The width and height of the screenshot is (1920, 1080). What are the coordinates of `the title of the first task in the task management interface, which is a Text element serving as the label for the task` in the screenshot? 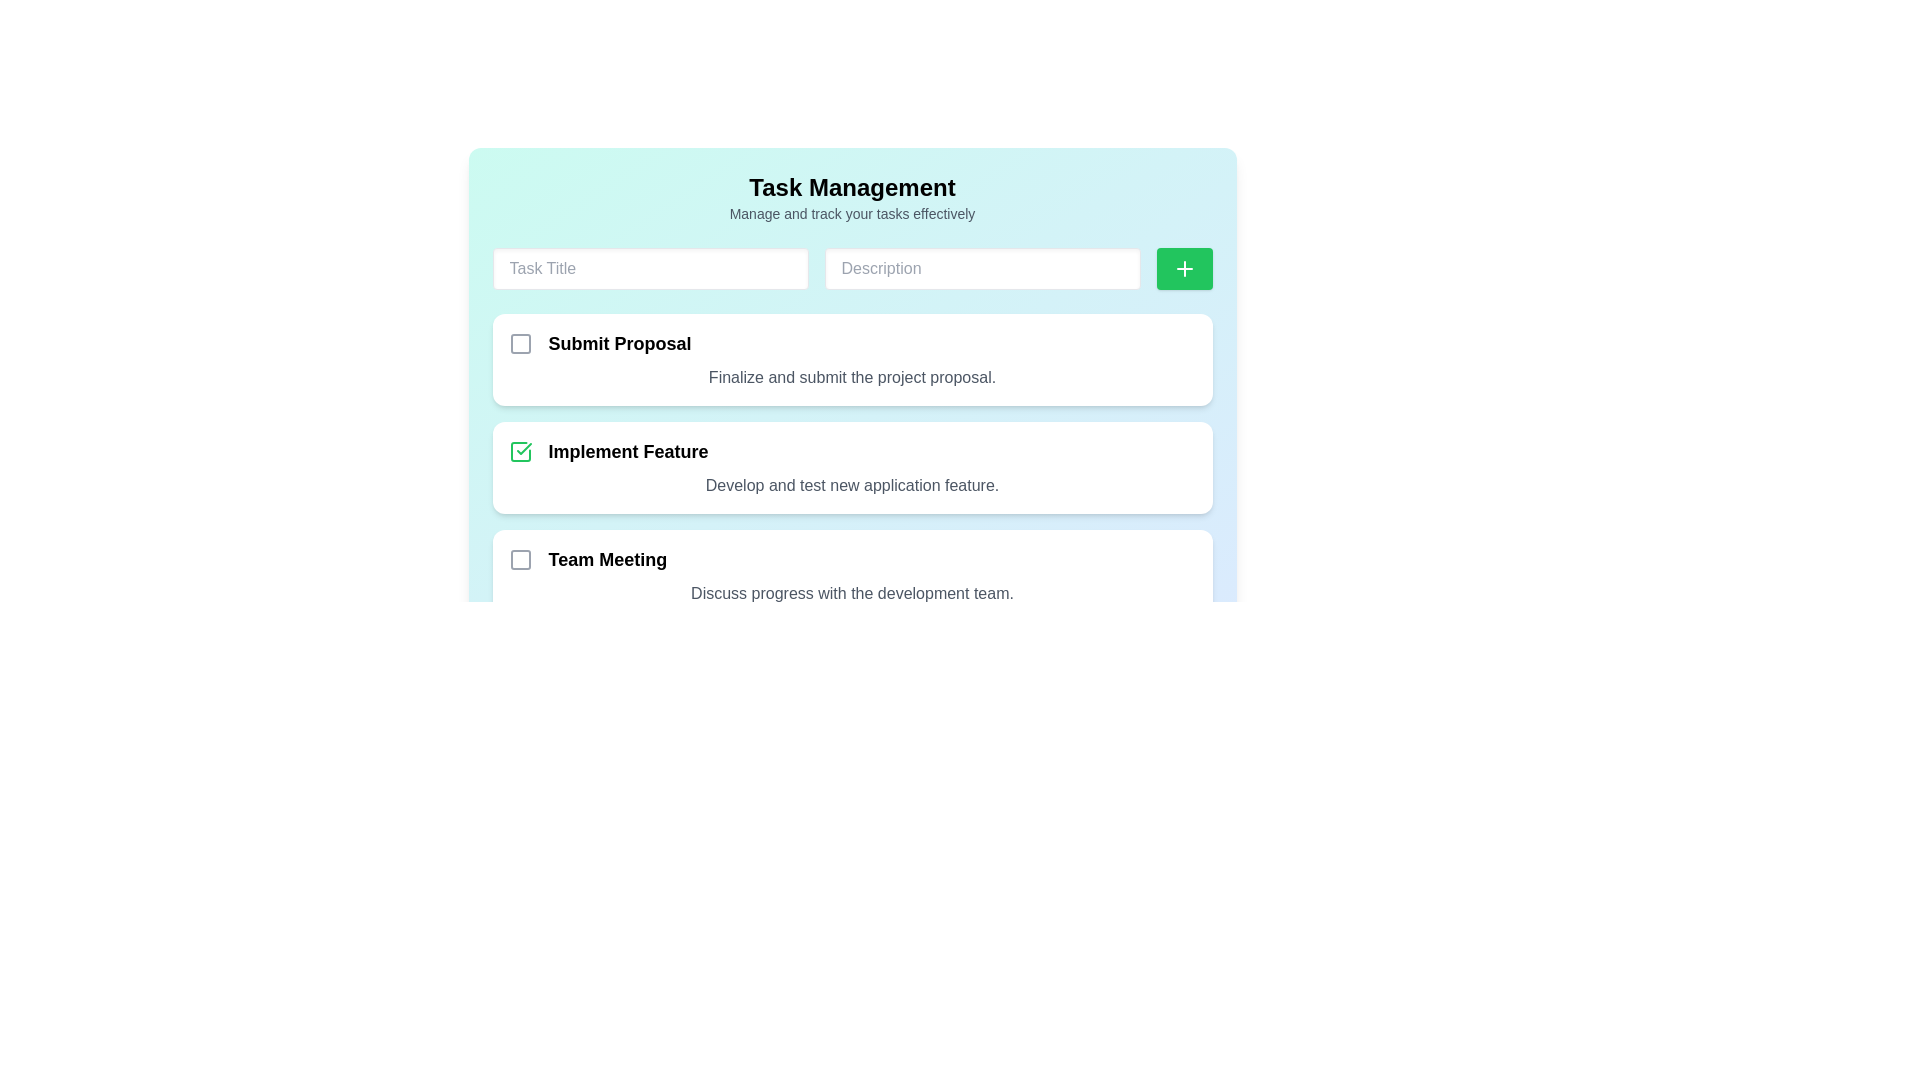 It's located at (618, 342).